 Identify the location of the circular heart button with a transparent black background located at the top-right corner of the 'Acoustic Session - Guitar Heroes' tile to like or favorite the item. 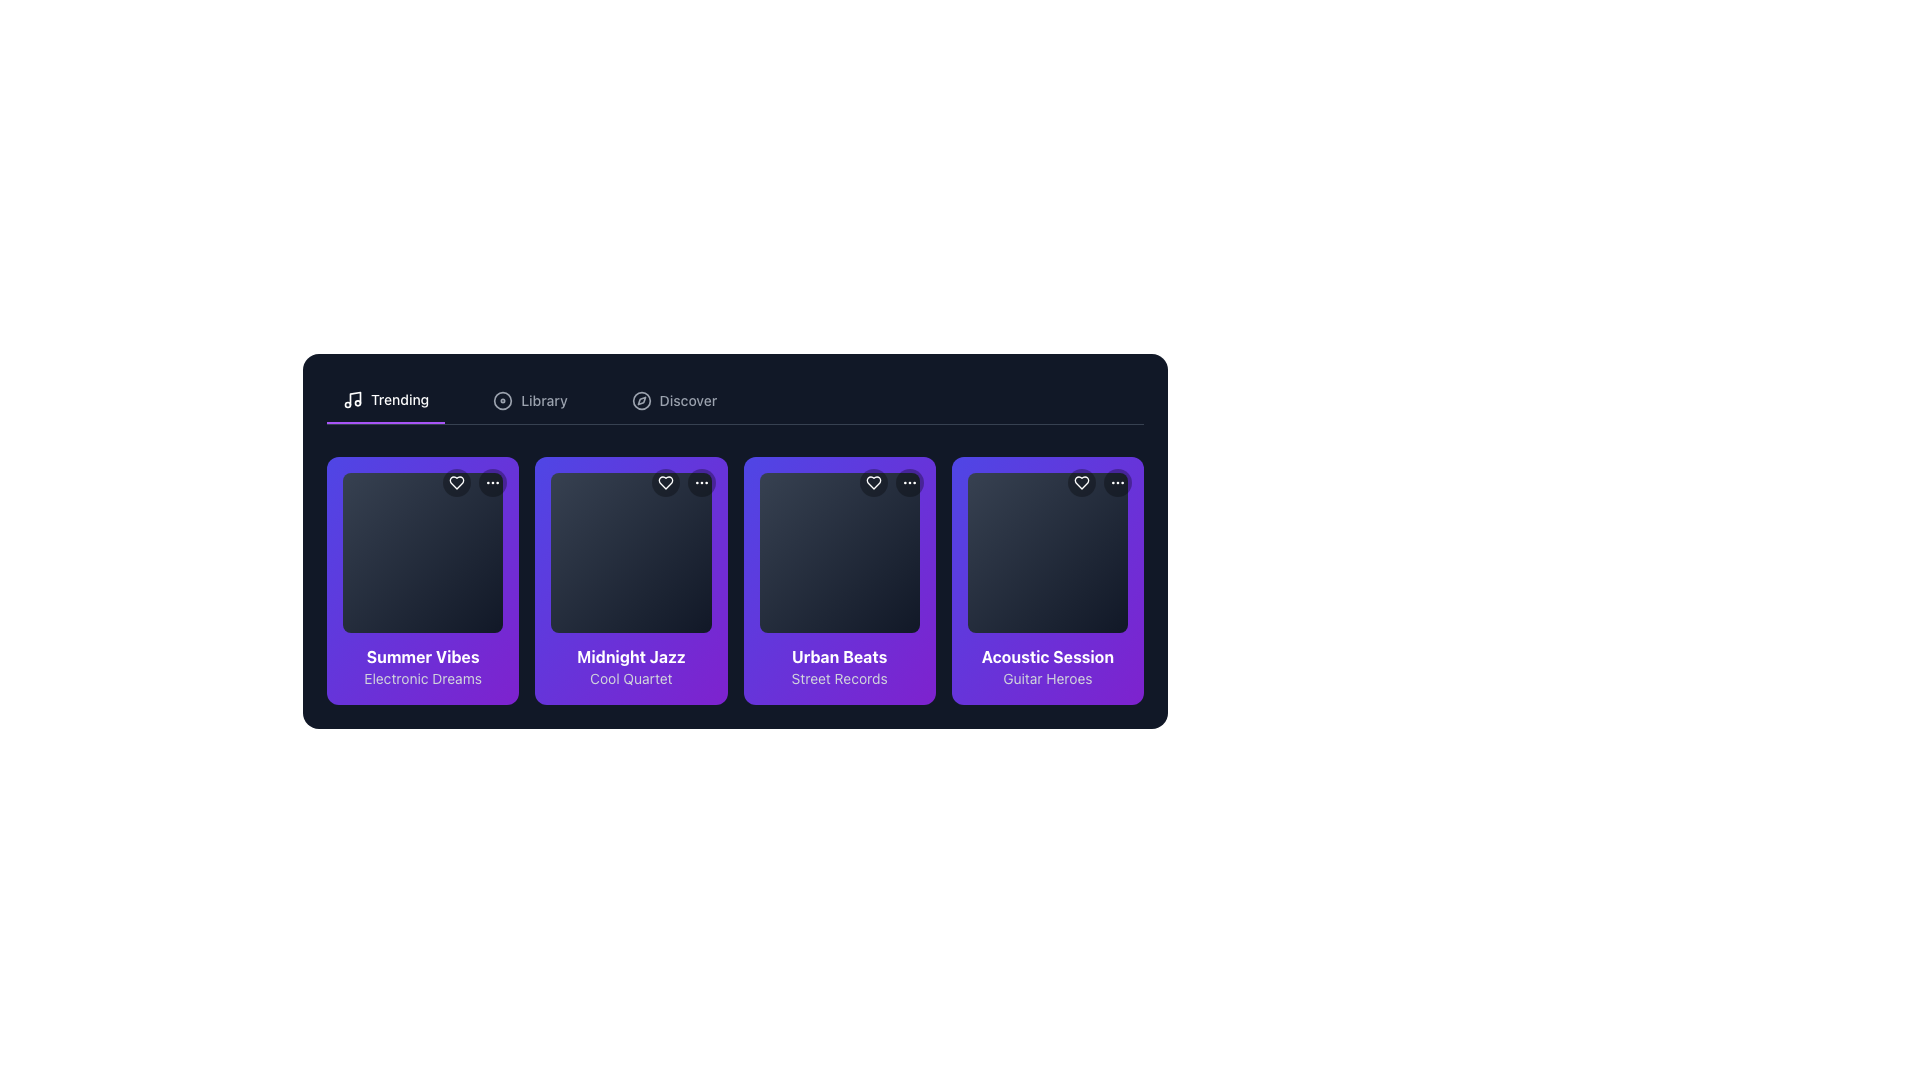
(1080, 482).